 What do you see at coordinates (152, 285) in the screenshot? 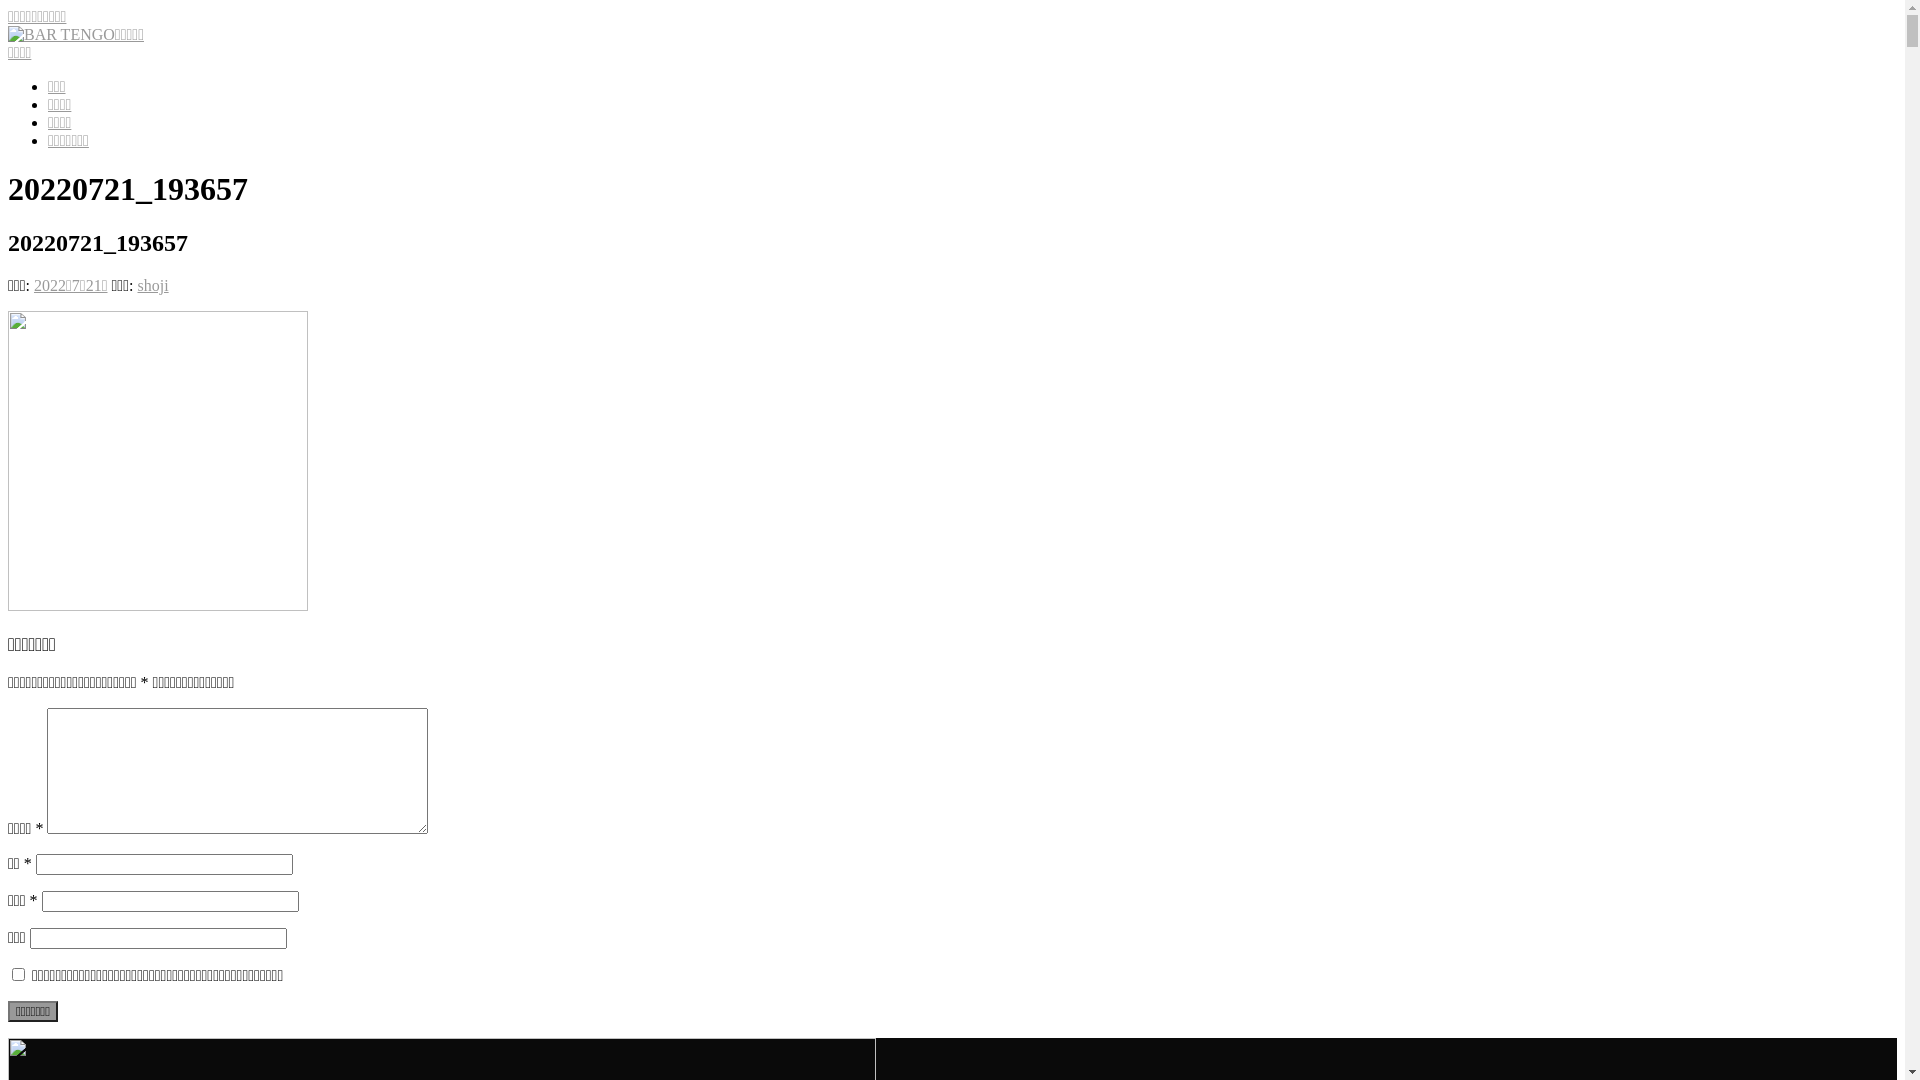
I see `'shoji'` at bounding box center [152, 285].